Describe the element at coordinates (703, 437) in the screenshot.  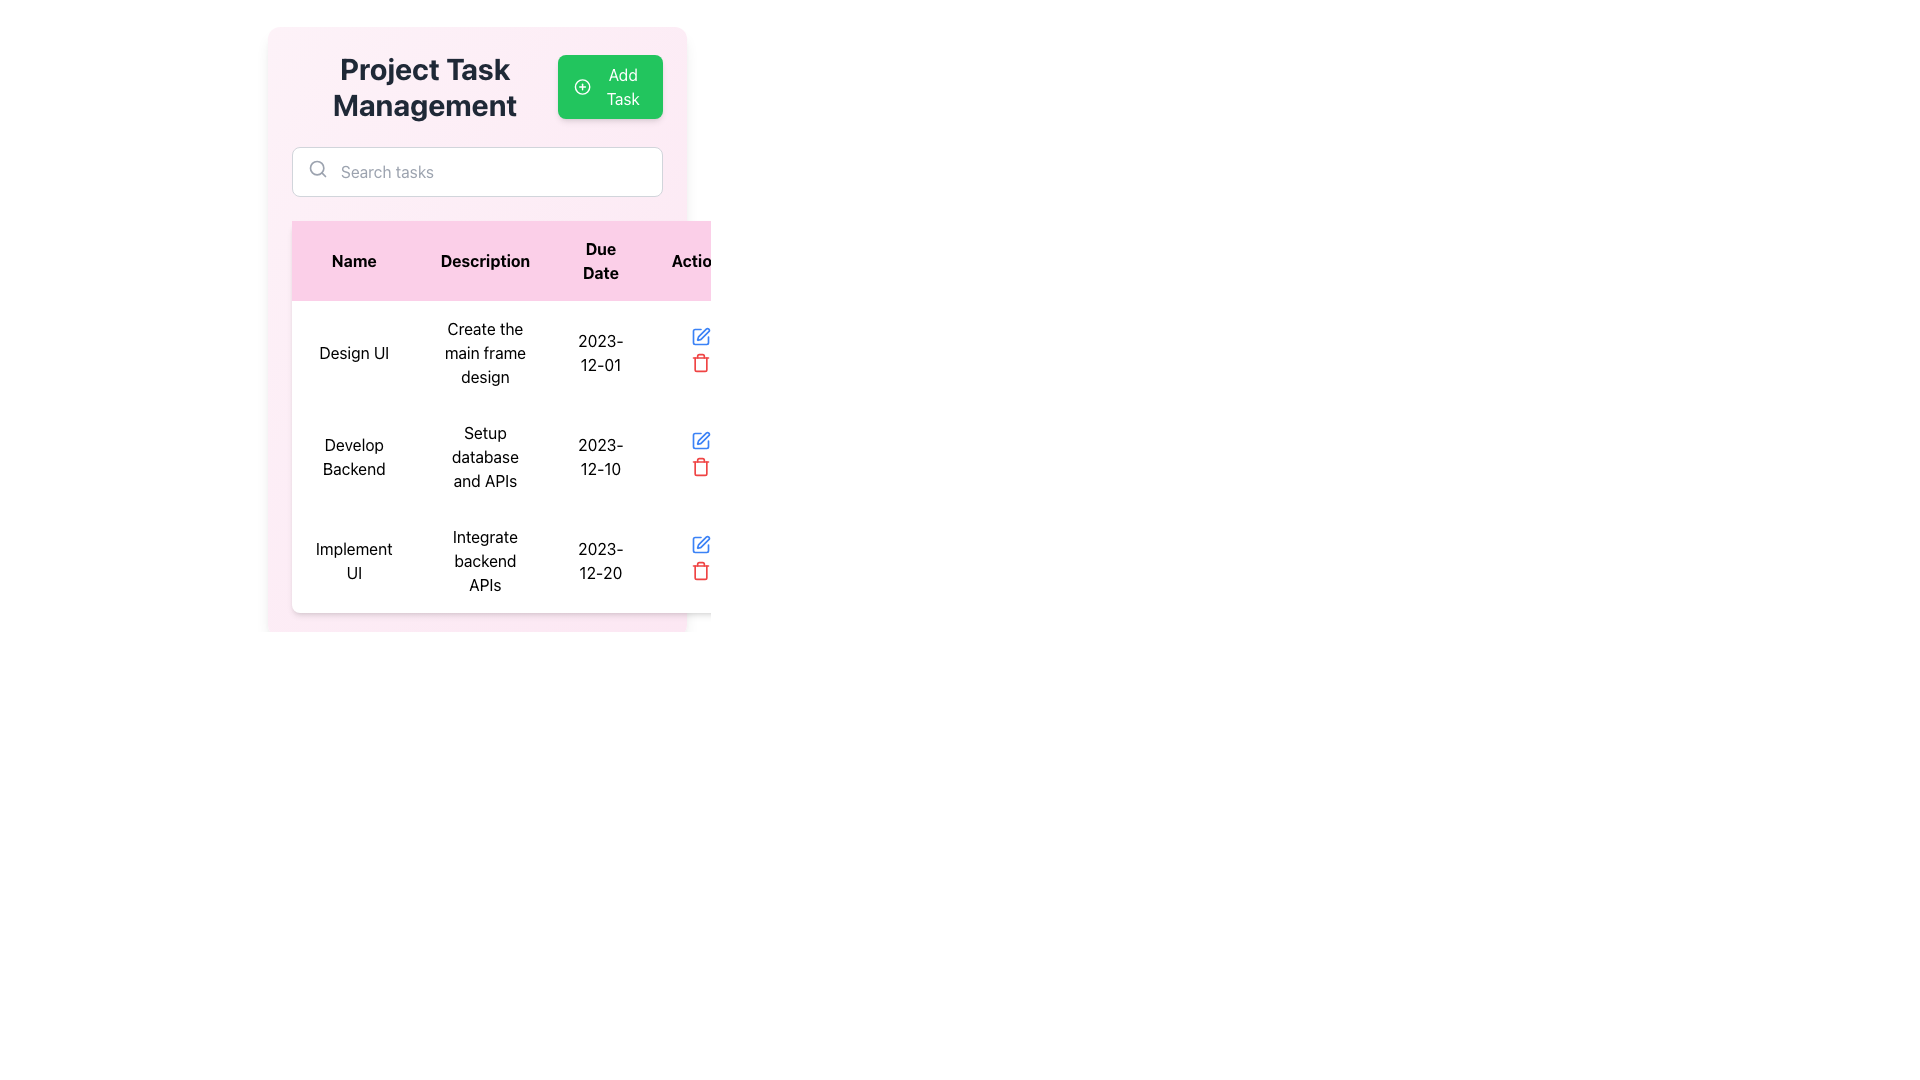
I see `the blue pen or pencil icon in the 'Actions' column of the 'Develop Backend' row` at that location.